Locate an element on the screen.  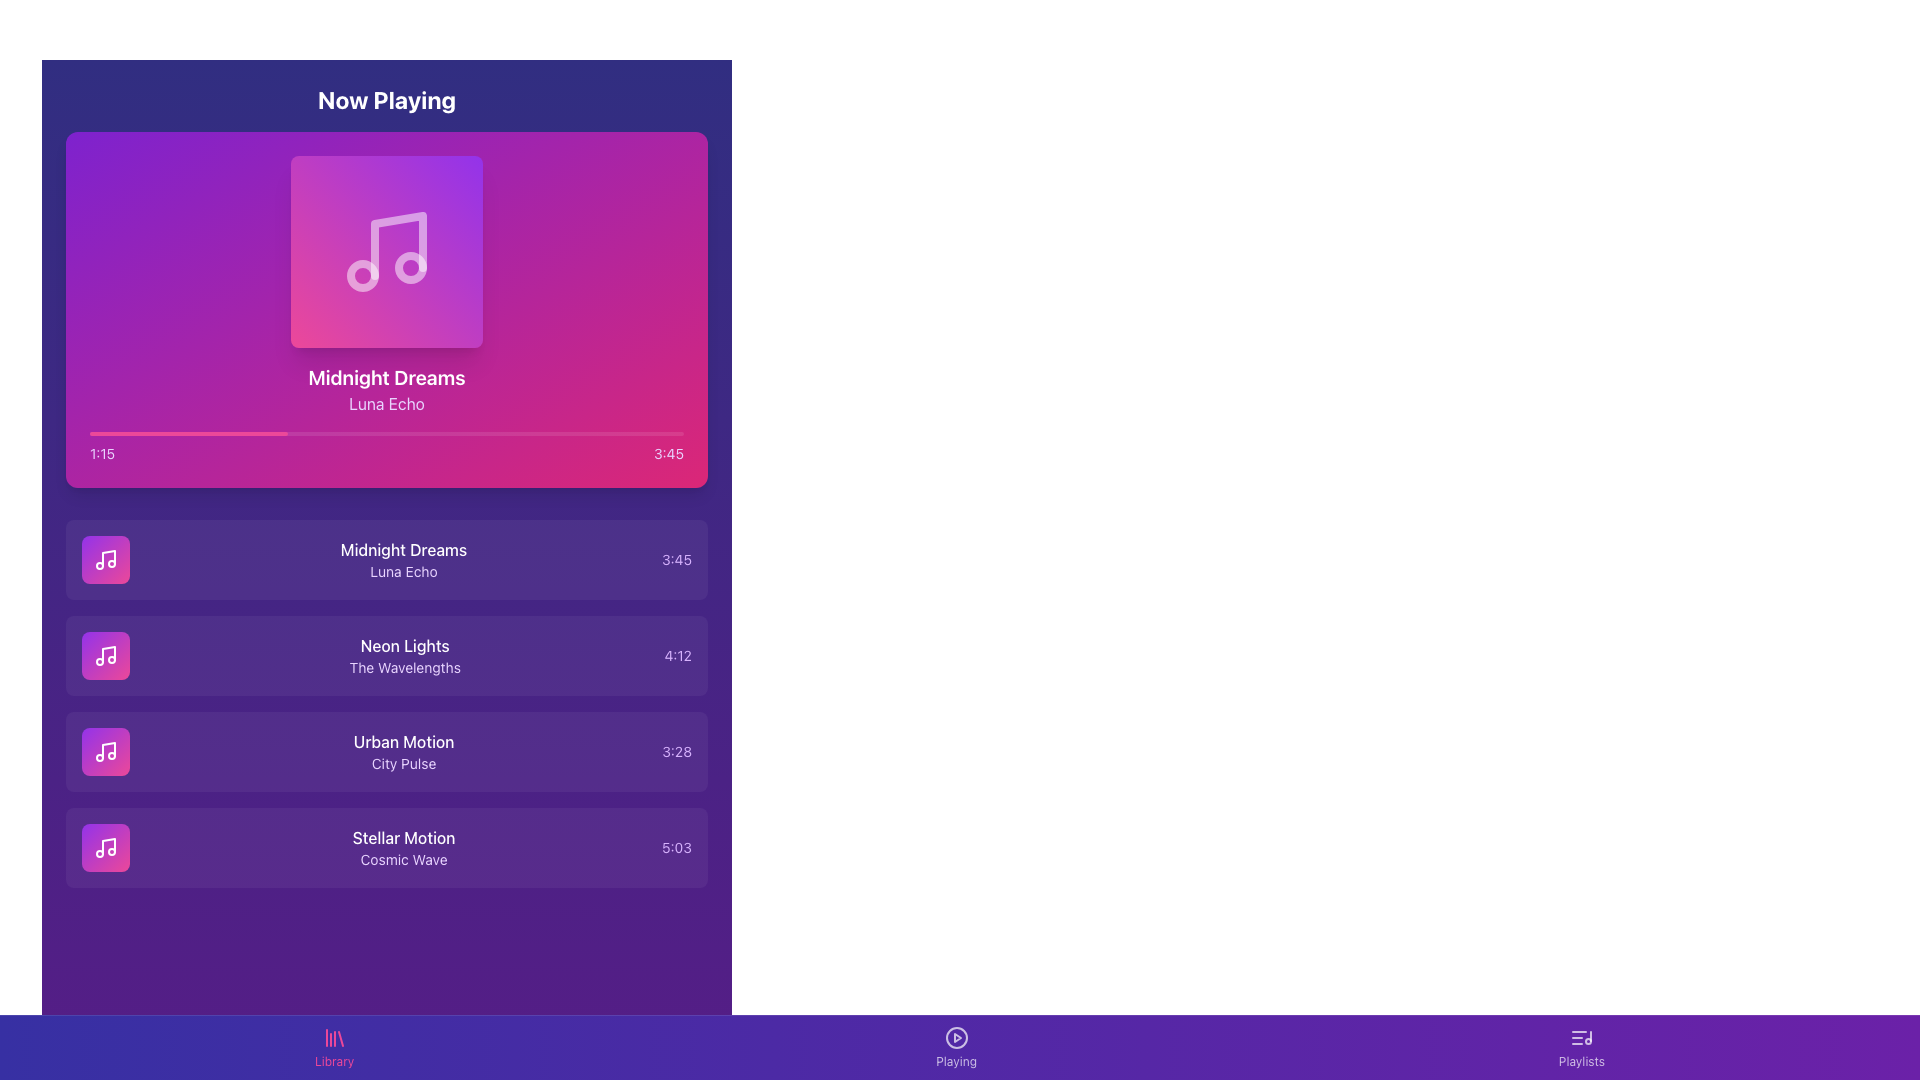
the central musical note graphic of the first song in the playlist is located at coordinates (104, 559).